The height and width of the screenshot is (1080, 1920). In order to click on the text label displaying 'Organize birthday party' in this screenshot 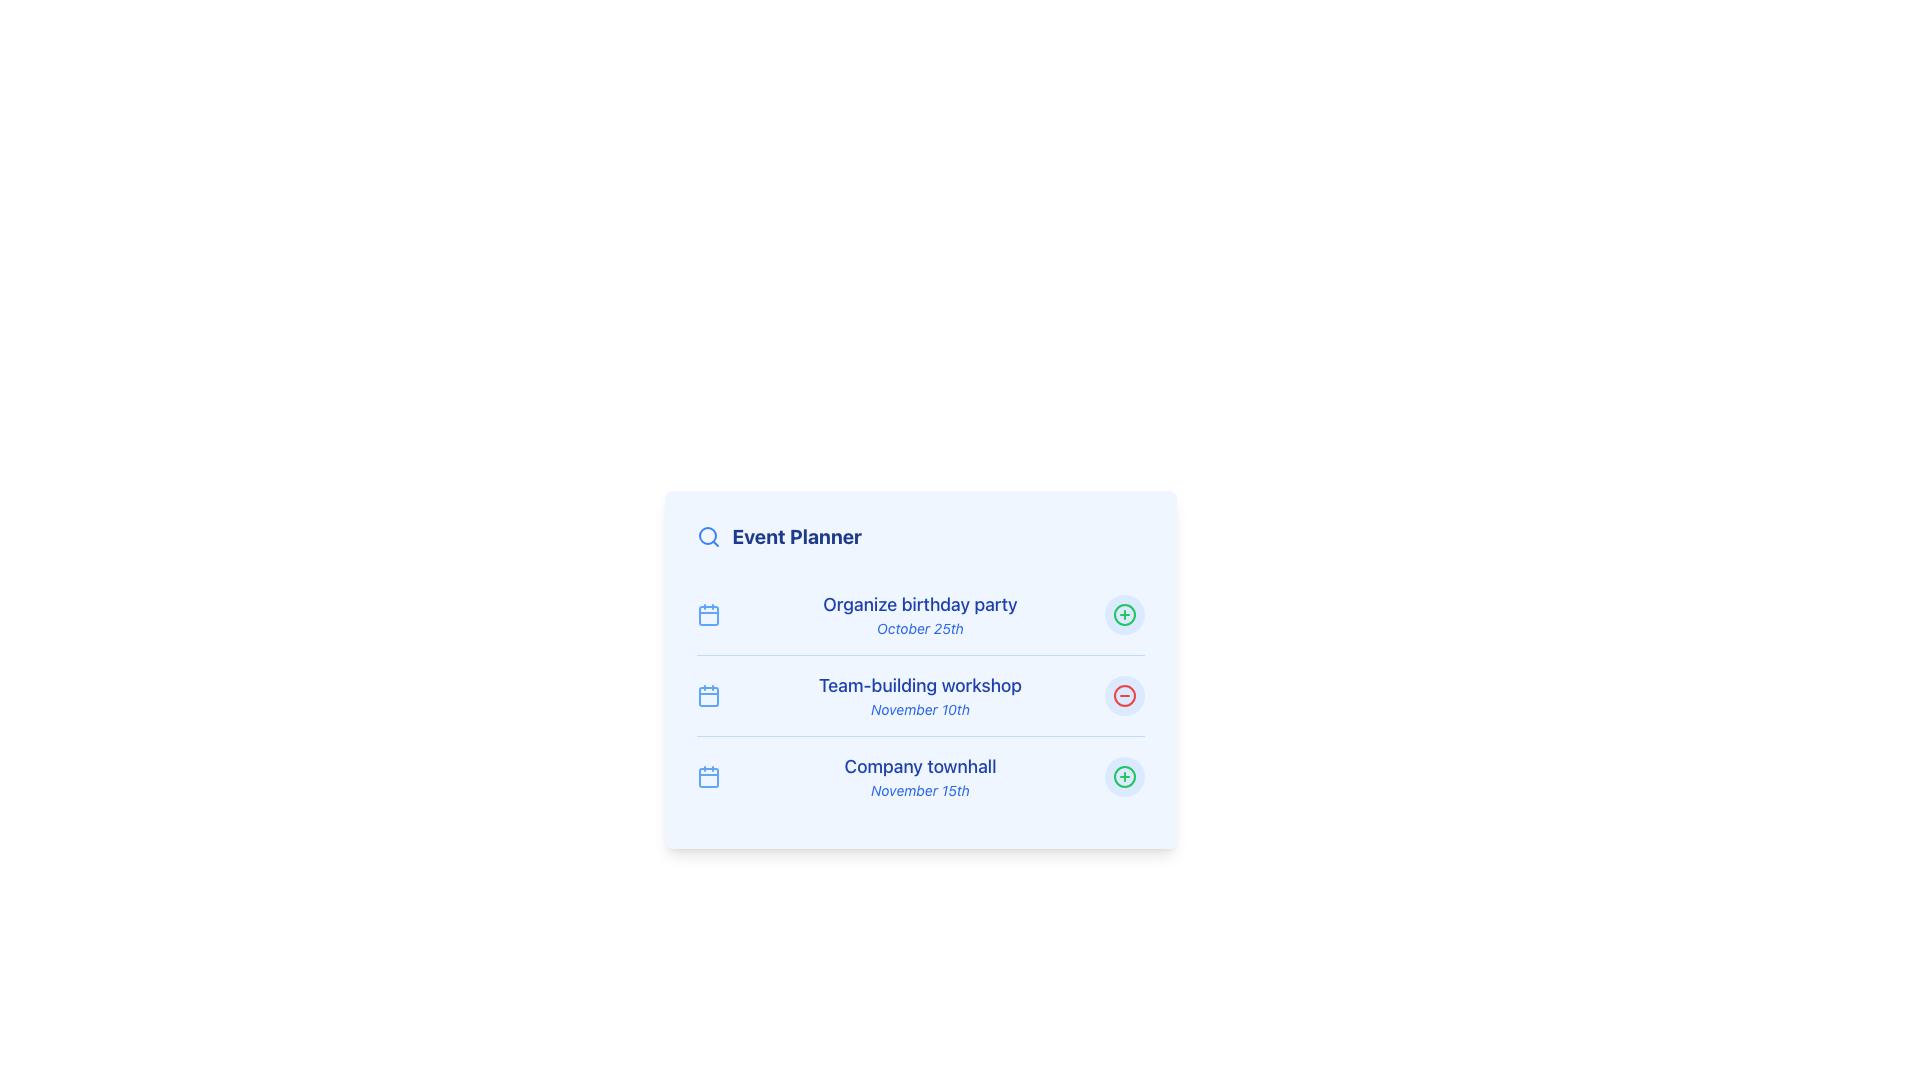, I will do `click(919, 613)`.